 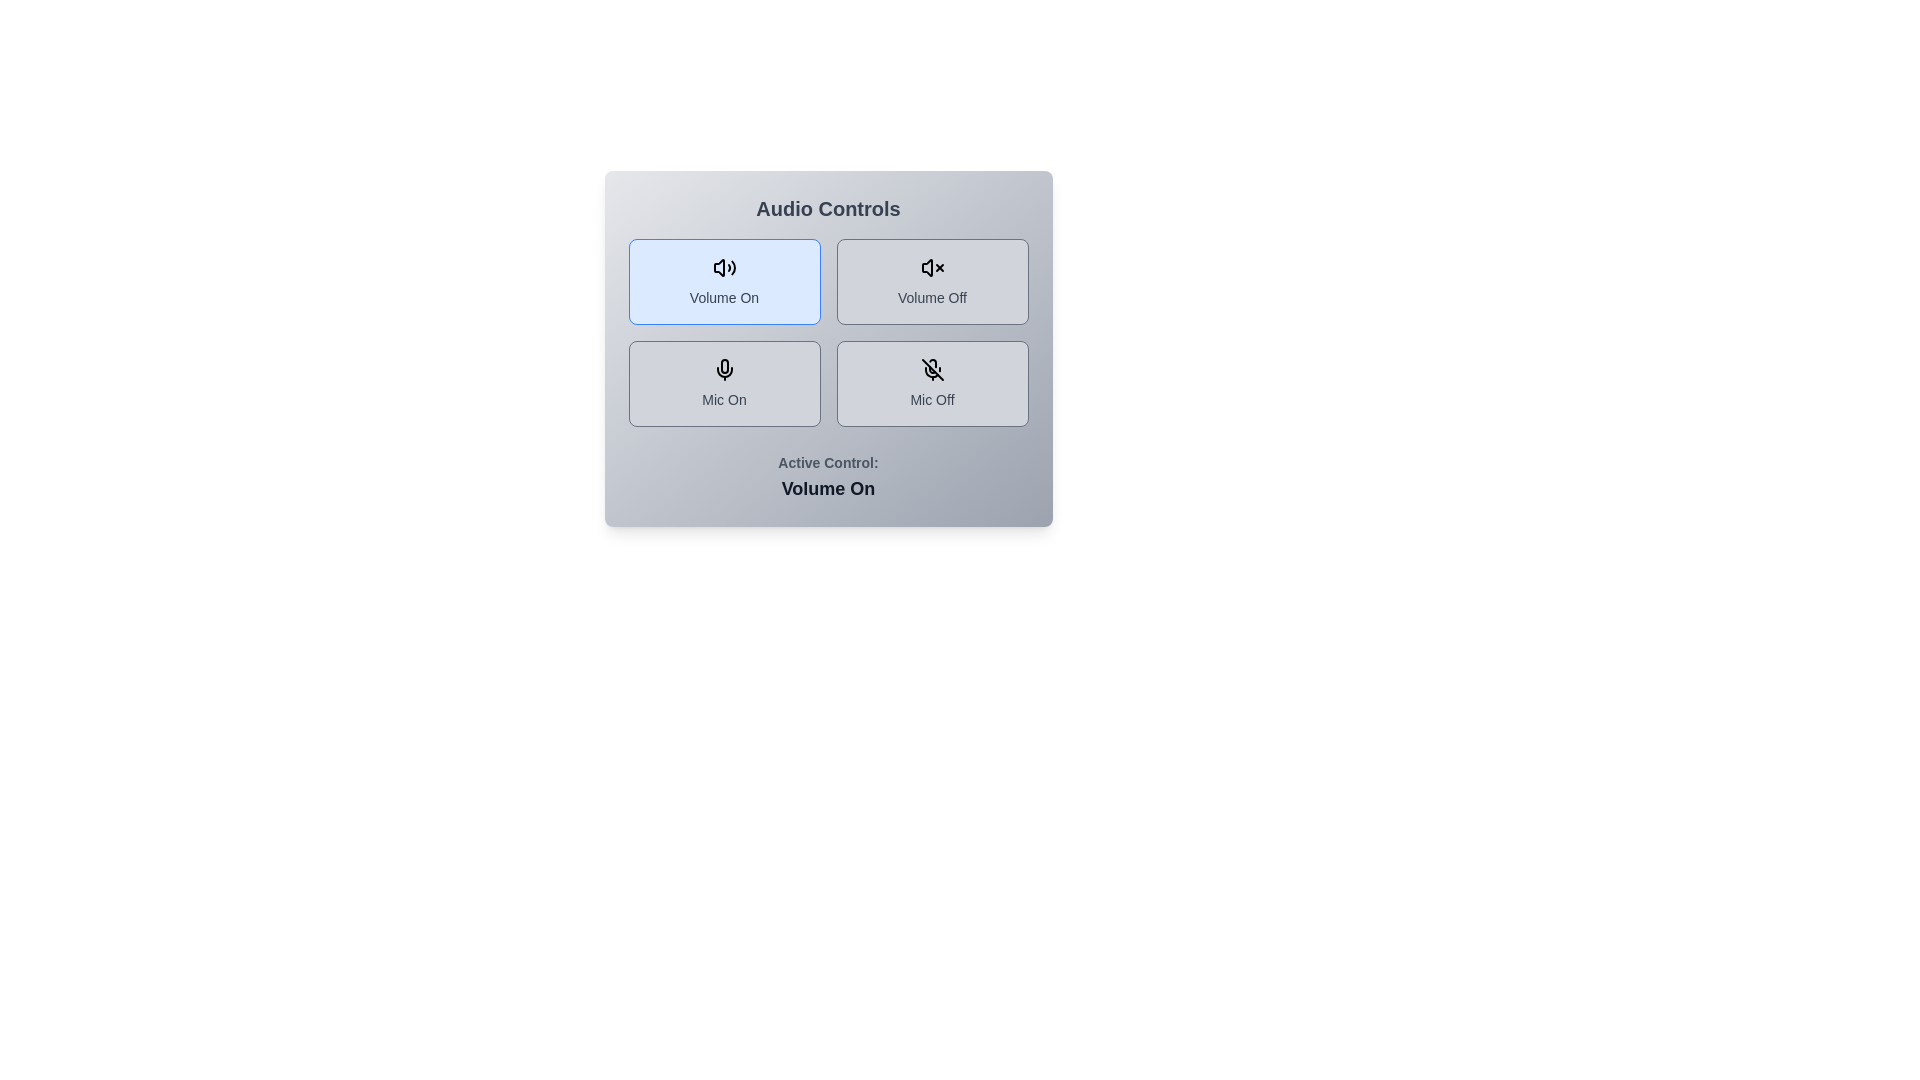 I want to click on the button labeled 'Mic On' to observe its hover effect, so click(x=723, y=384).